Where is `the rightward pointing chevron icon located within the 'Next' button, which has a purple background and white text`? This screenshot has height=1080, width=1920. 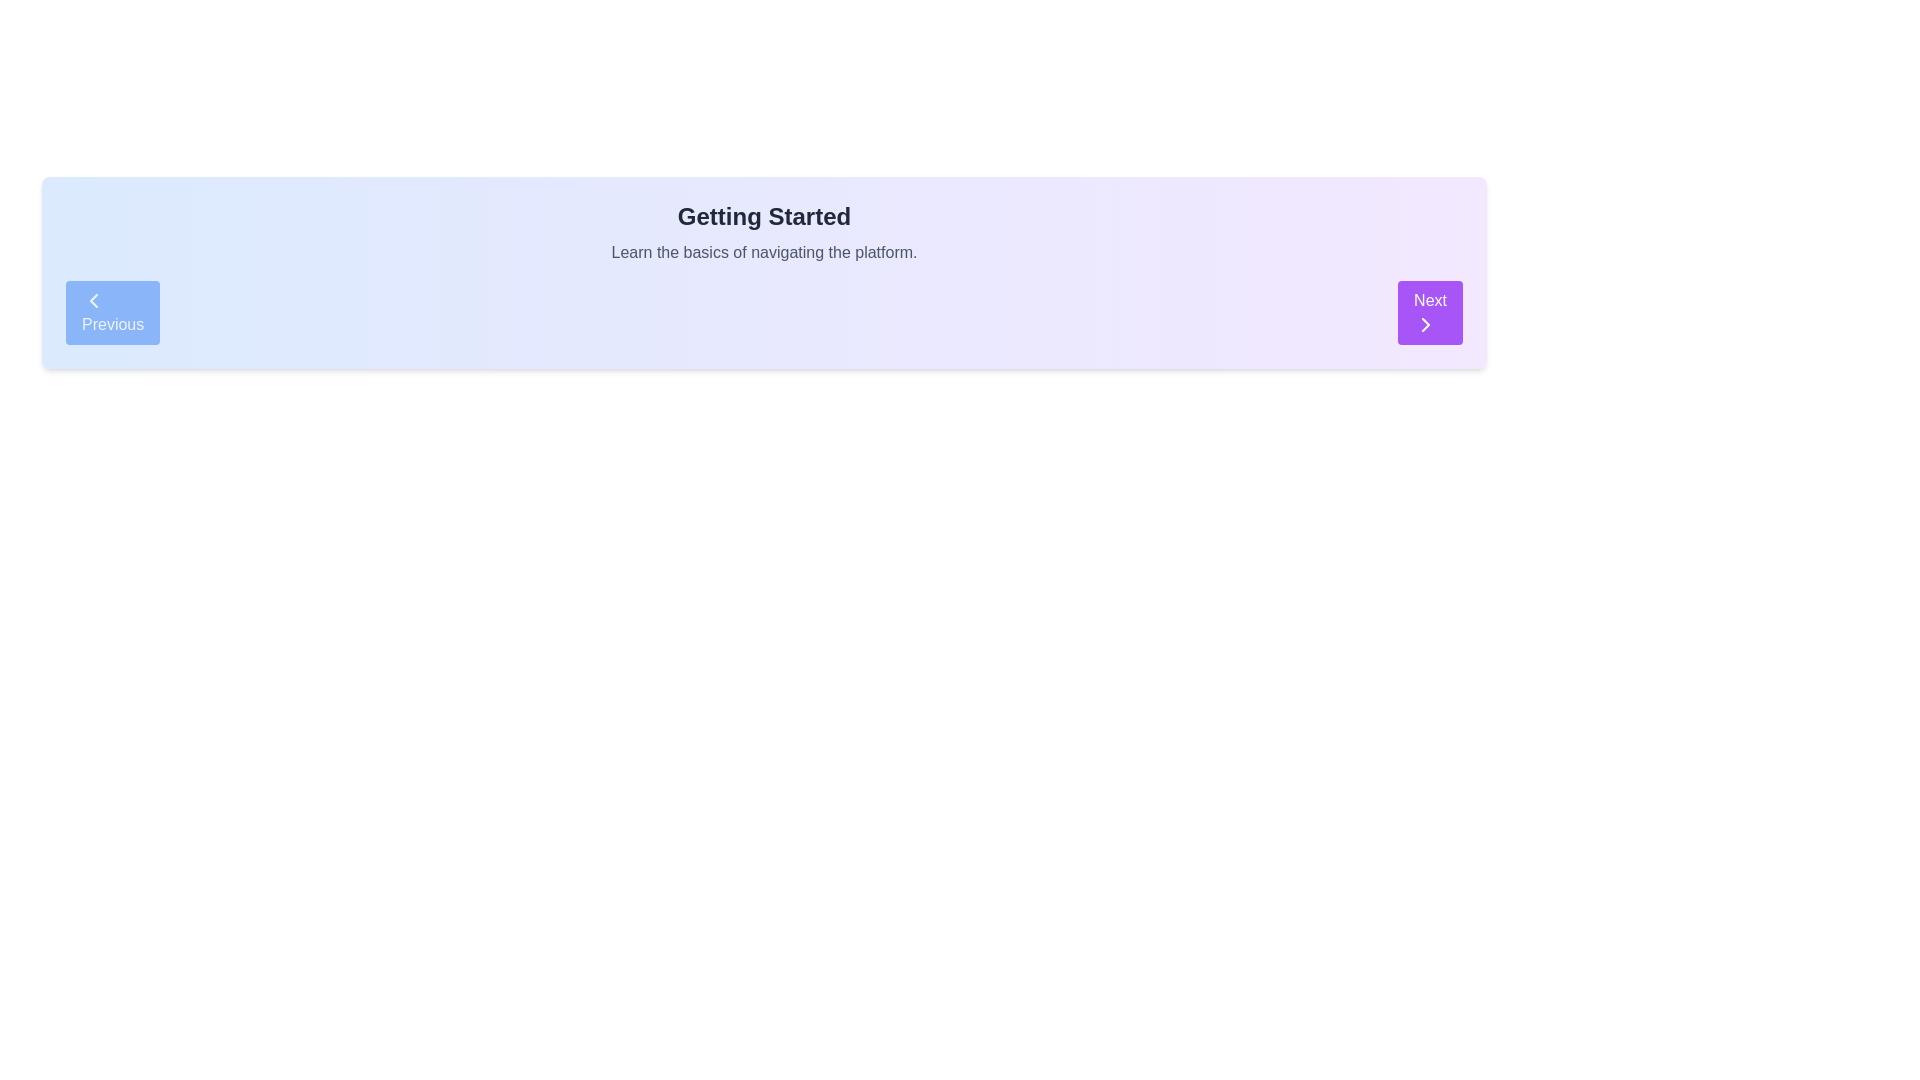 the rightward pointing chevron icon located within the 'Next' button, which has a purple background and white text is located at coordinates (1425, 323).